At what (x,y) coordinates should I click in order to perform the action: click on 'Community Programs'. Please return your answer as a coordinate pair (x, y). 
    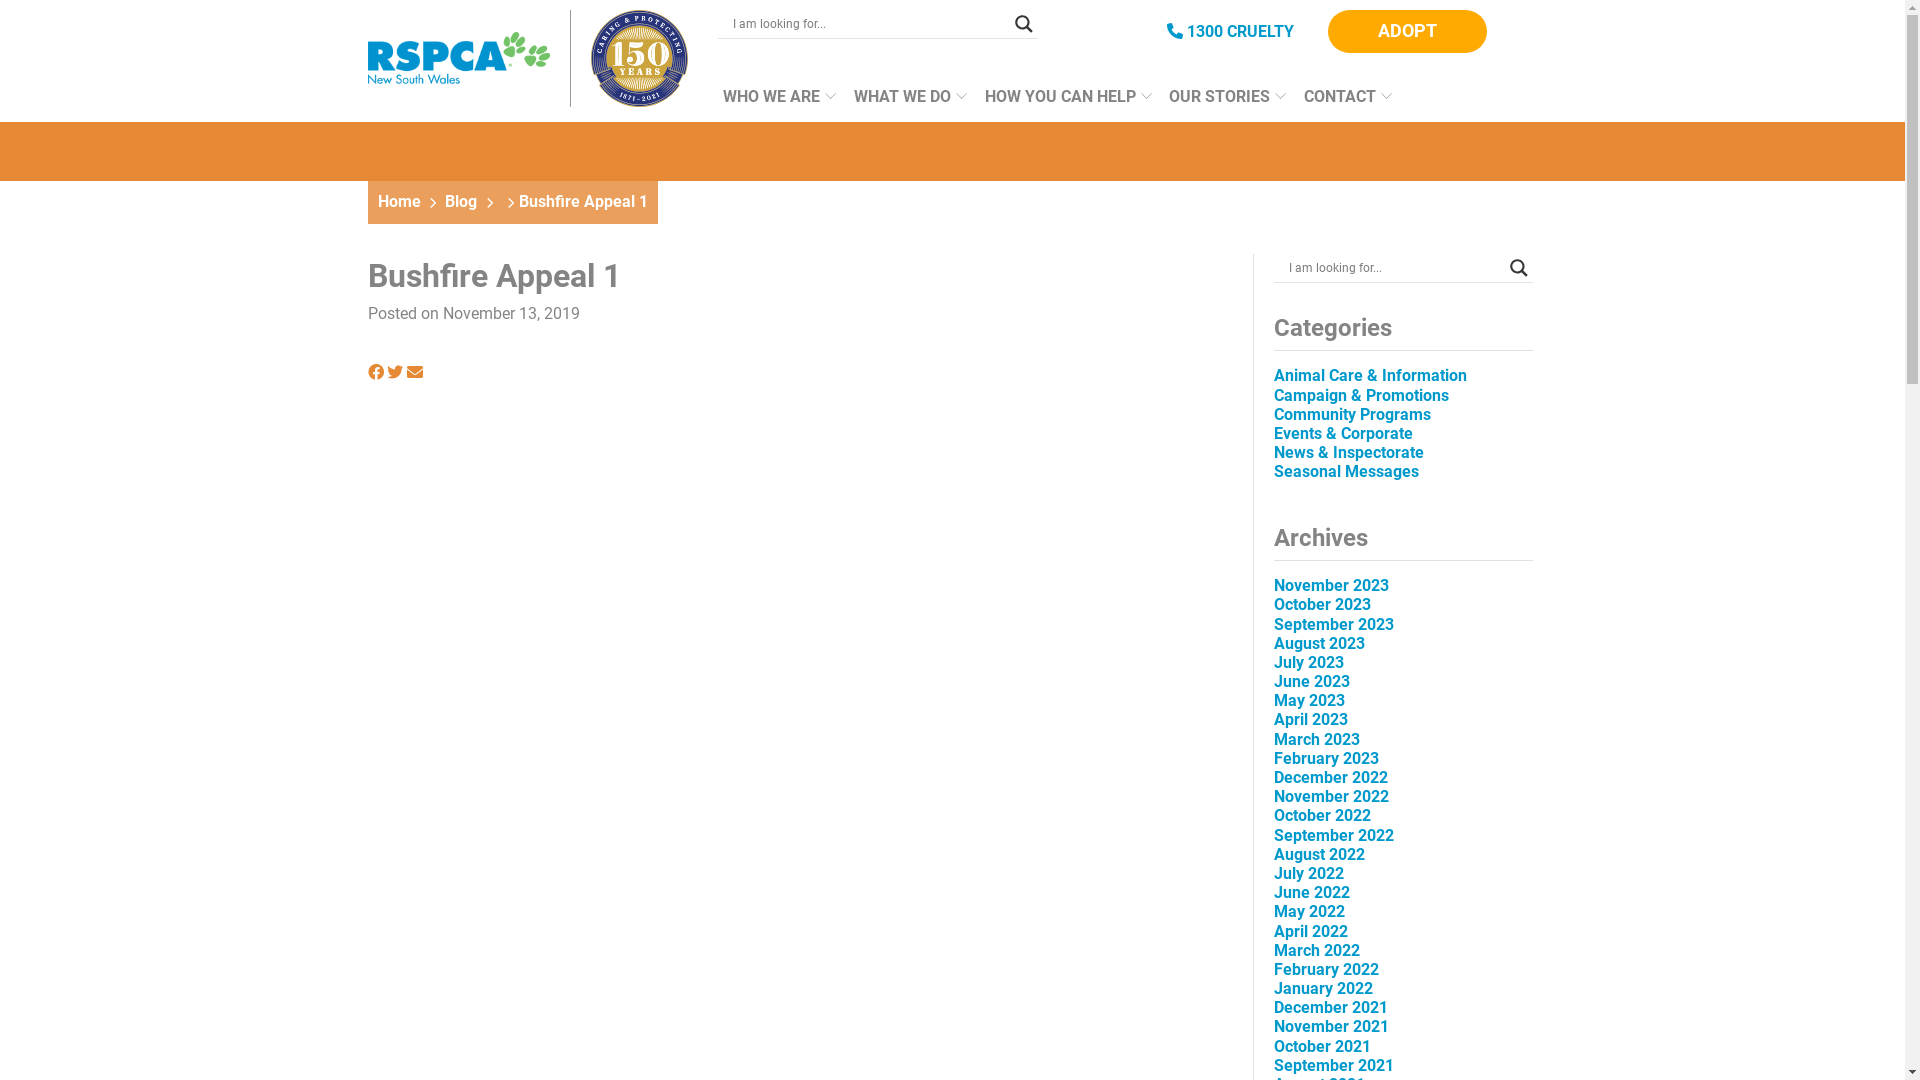
    Looking at the image, I should click on (1352, 413).